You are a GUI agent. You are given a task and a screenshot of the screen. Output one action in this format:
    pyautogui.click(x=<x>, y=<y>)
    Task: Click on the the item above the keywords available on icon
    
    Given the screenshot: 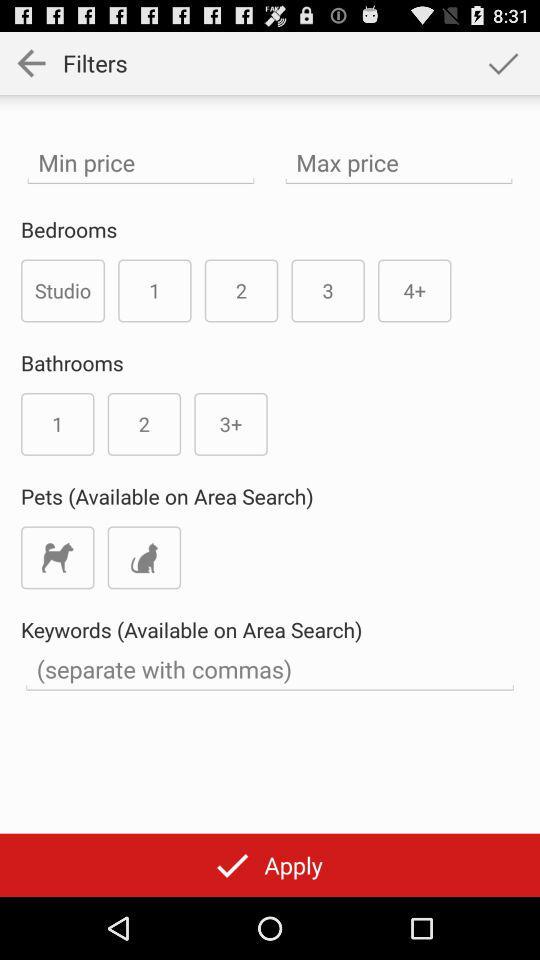 What is the action you would take?
    pyautogui.click(x=57, y=557)
    